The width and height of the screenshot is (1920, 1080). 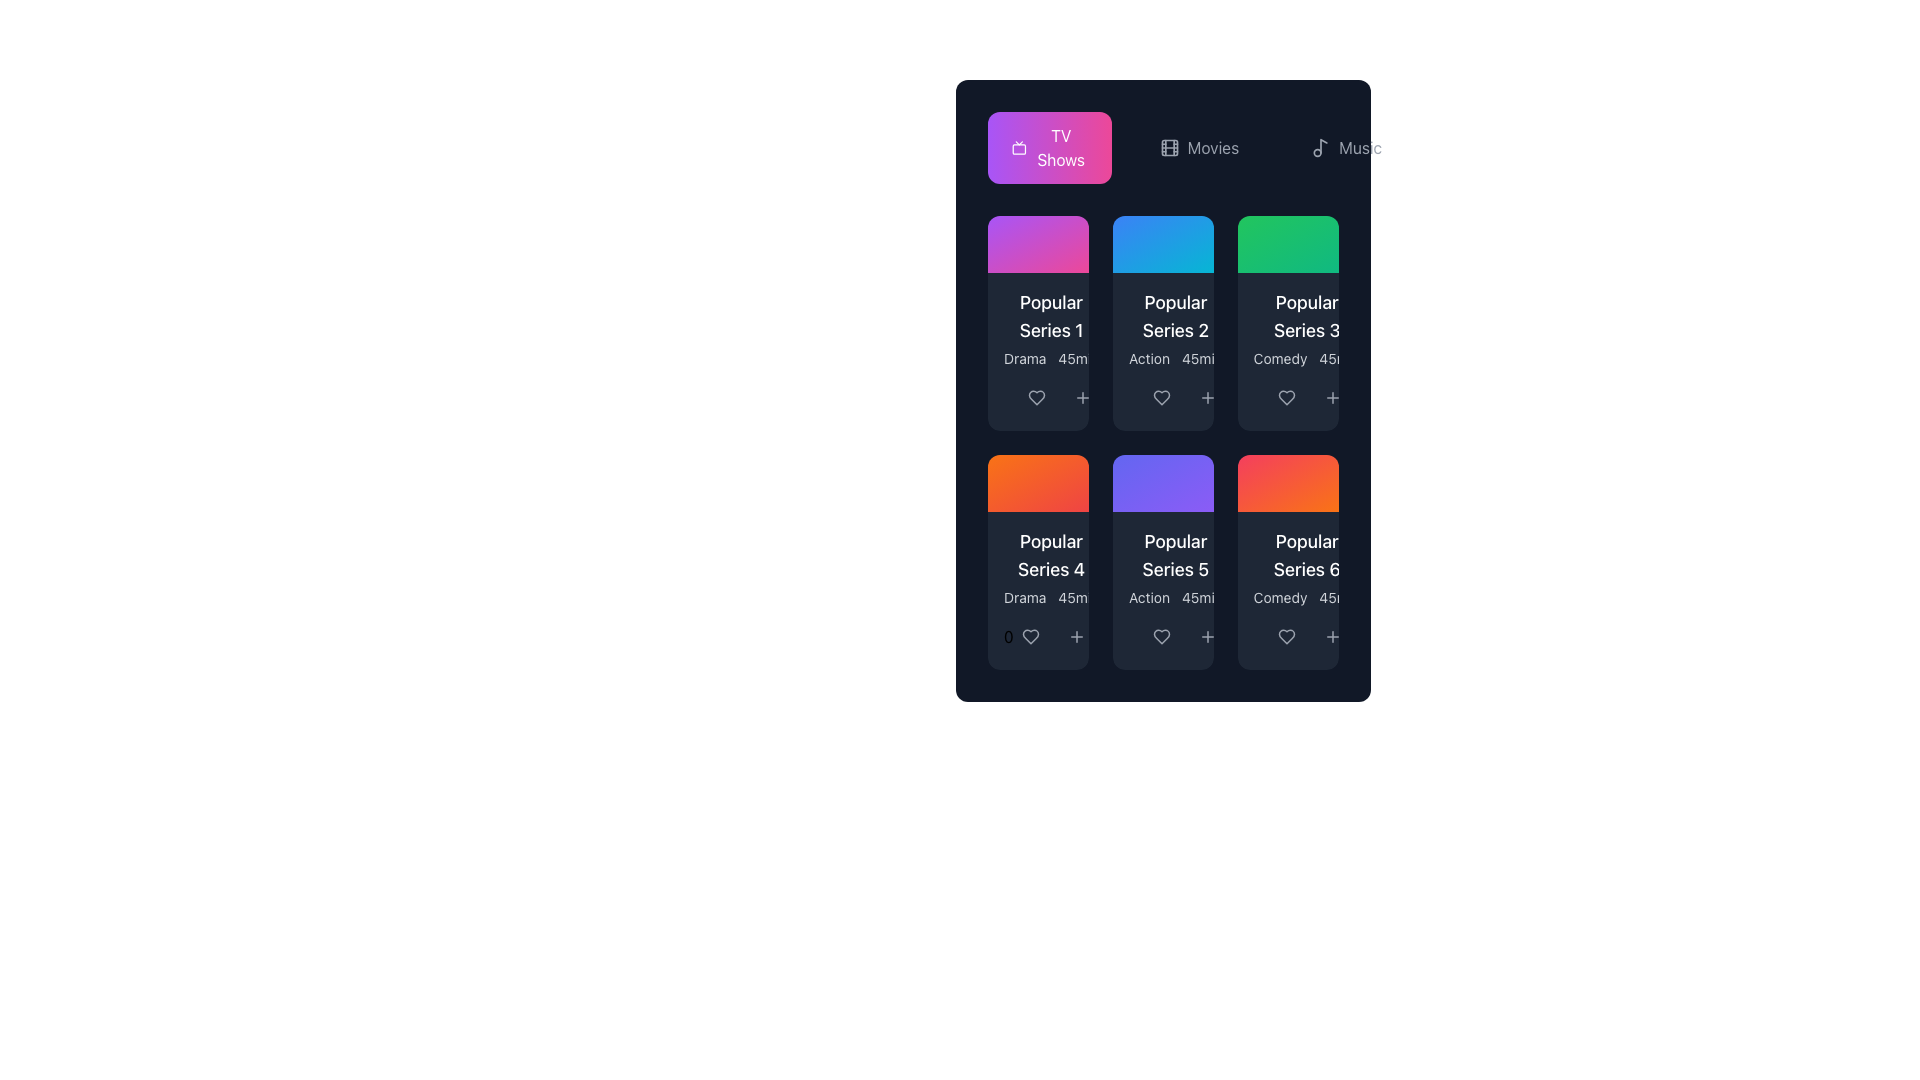 I want to click on the '+' icon, which is an SVG button located in the bottom-right section of the 'Popular Series 3' card, below the card's title and description, so click(x=1333, y=397).